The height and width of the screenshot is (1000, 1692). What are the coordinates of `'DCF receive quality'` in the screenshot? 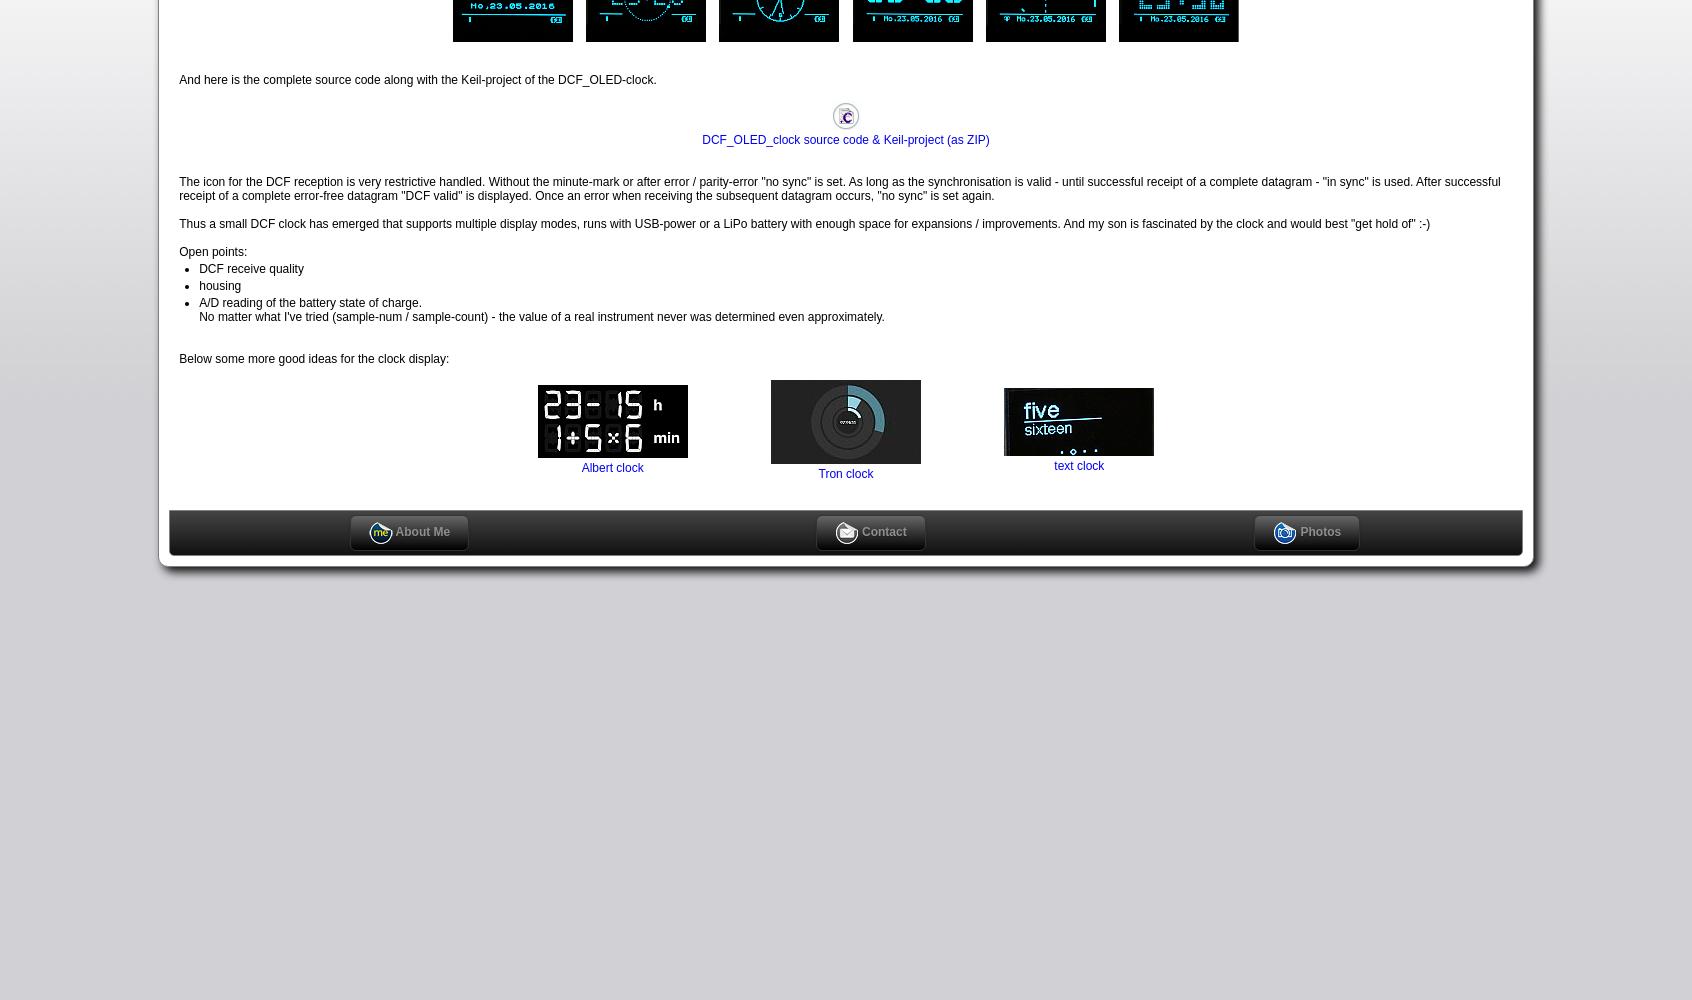 It's located at (250, 268).